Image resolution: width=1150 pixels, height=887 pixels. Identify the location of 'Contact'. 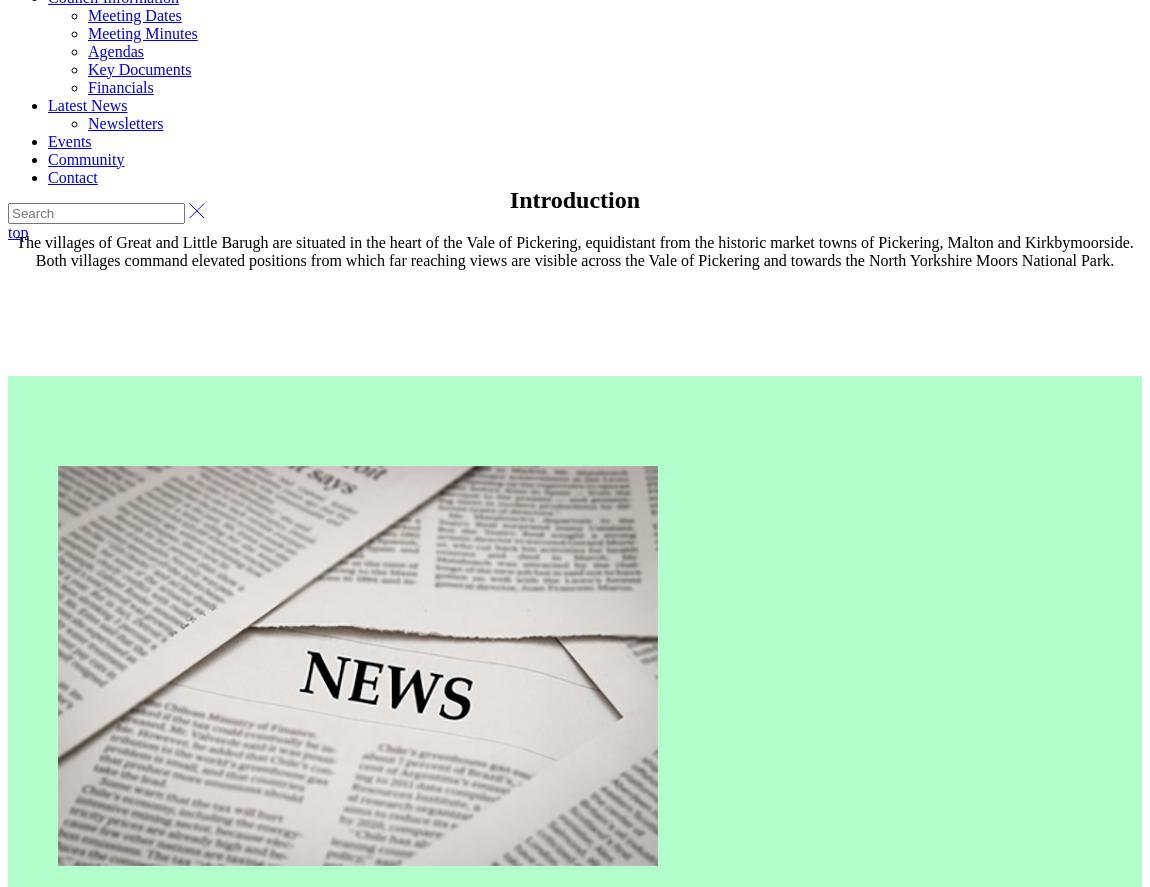
(71, 175).